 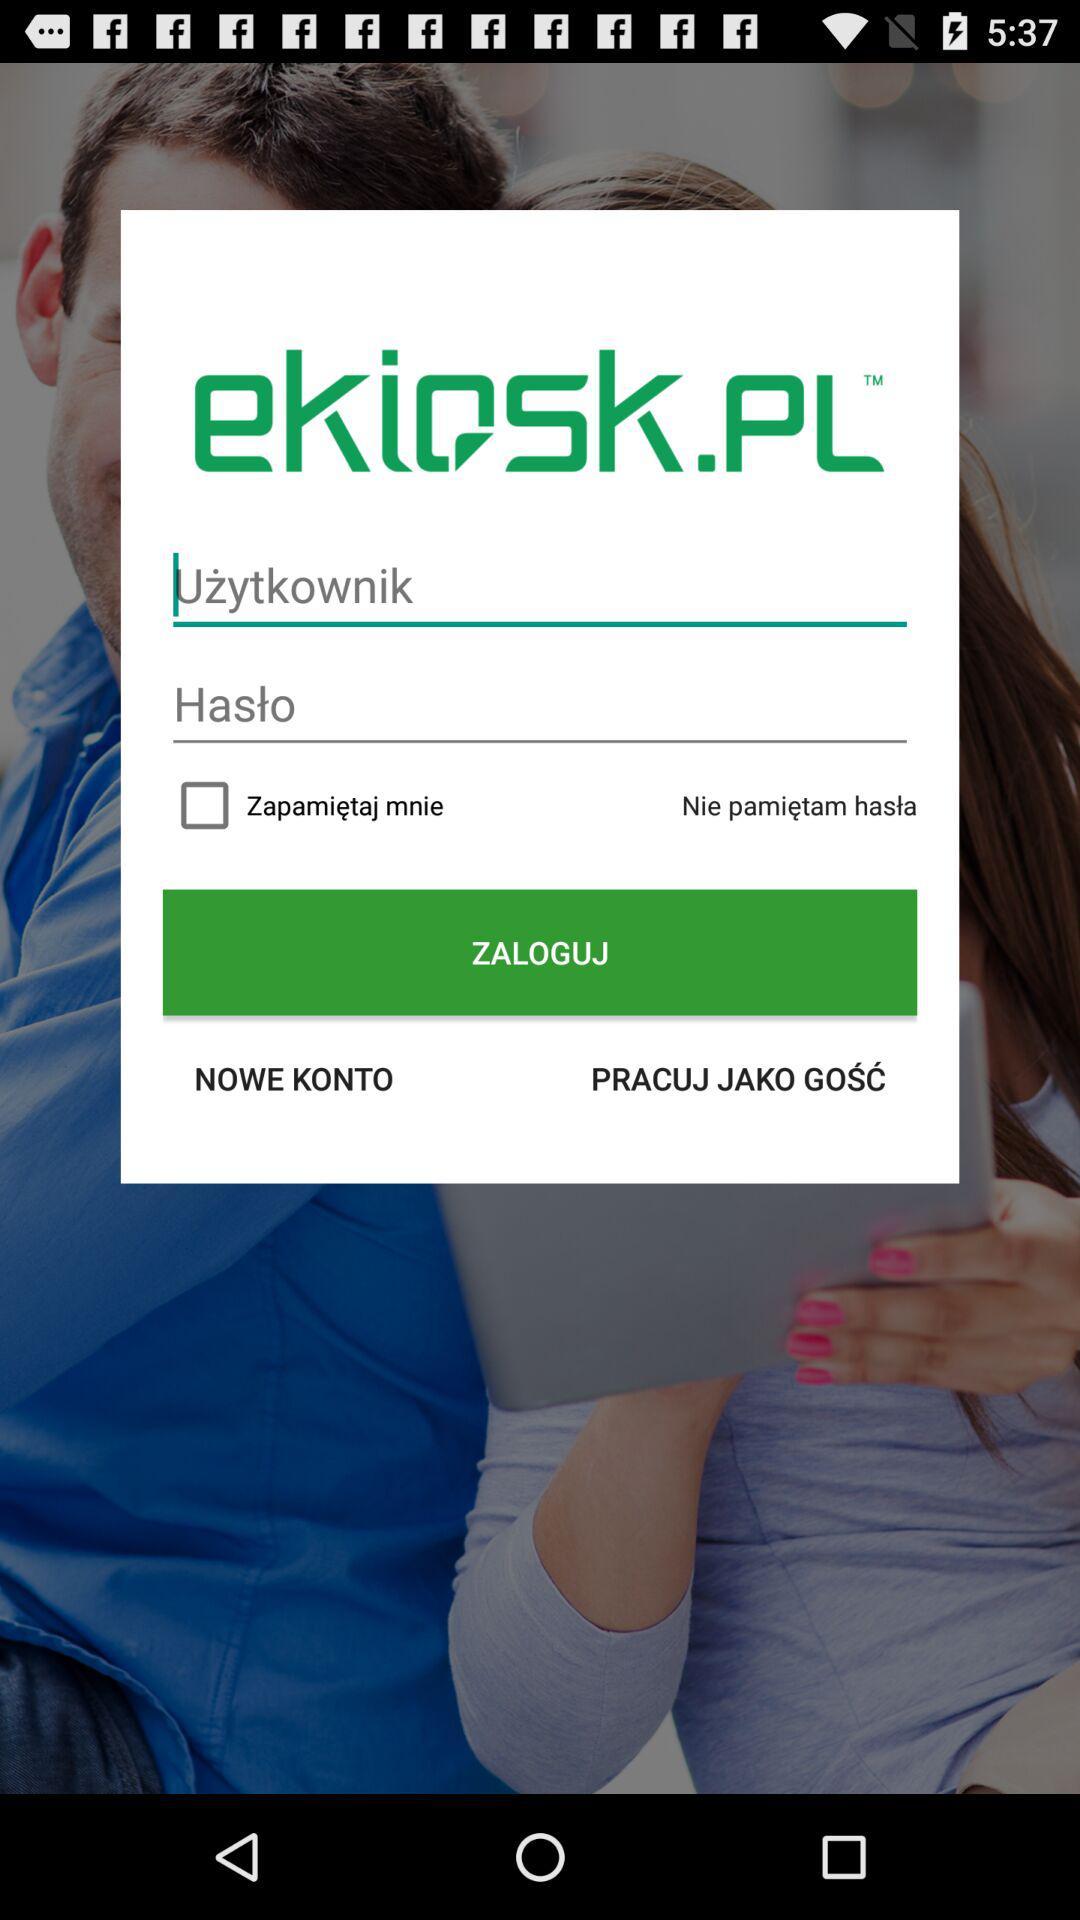 I want to click on username, so click(x=540, y=584).